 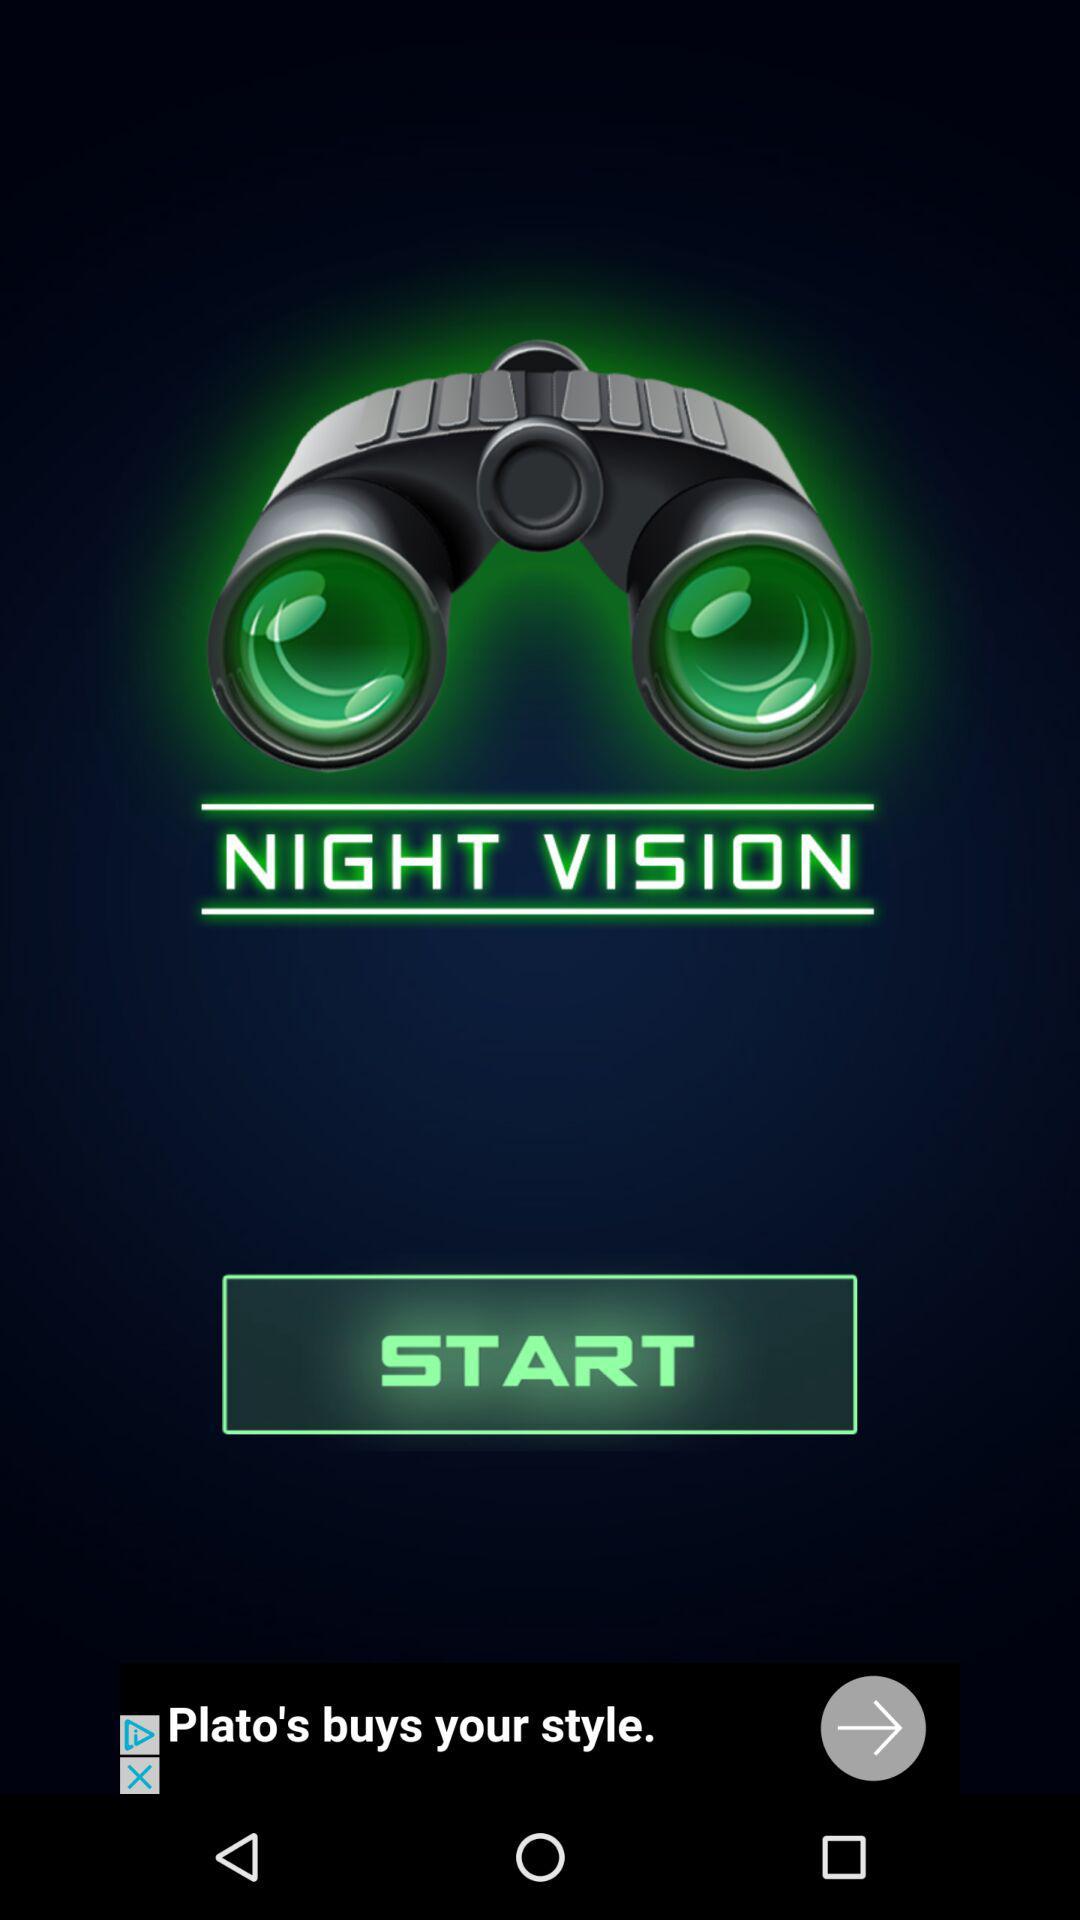 I want to click on press start, so click(x=538, y=1352).